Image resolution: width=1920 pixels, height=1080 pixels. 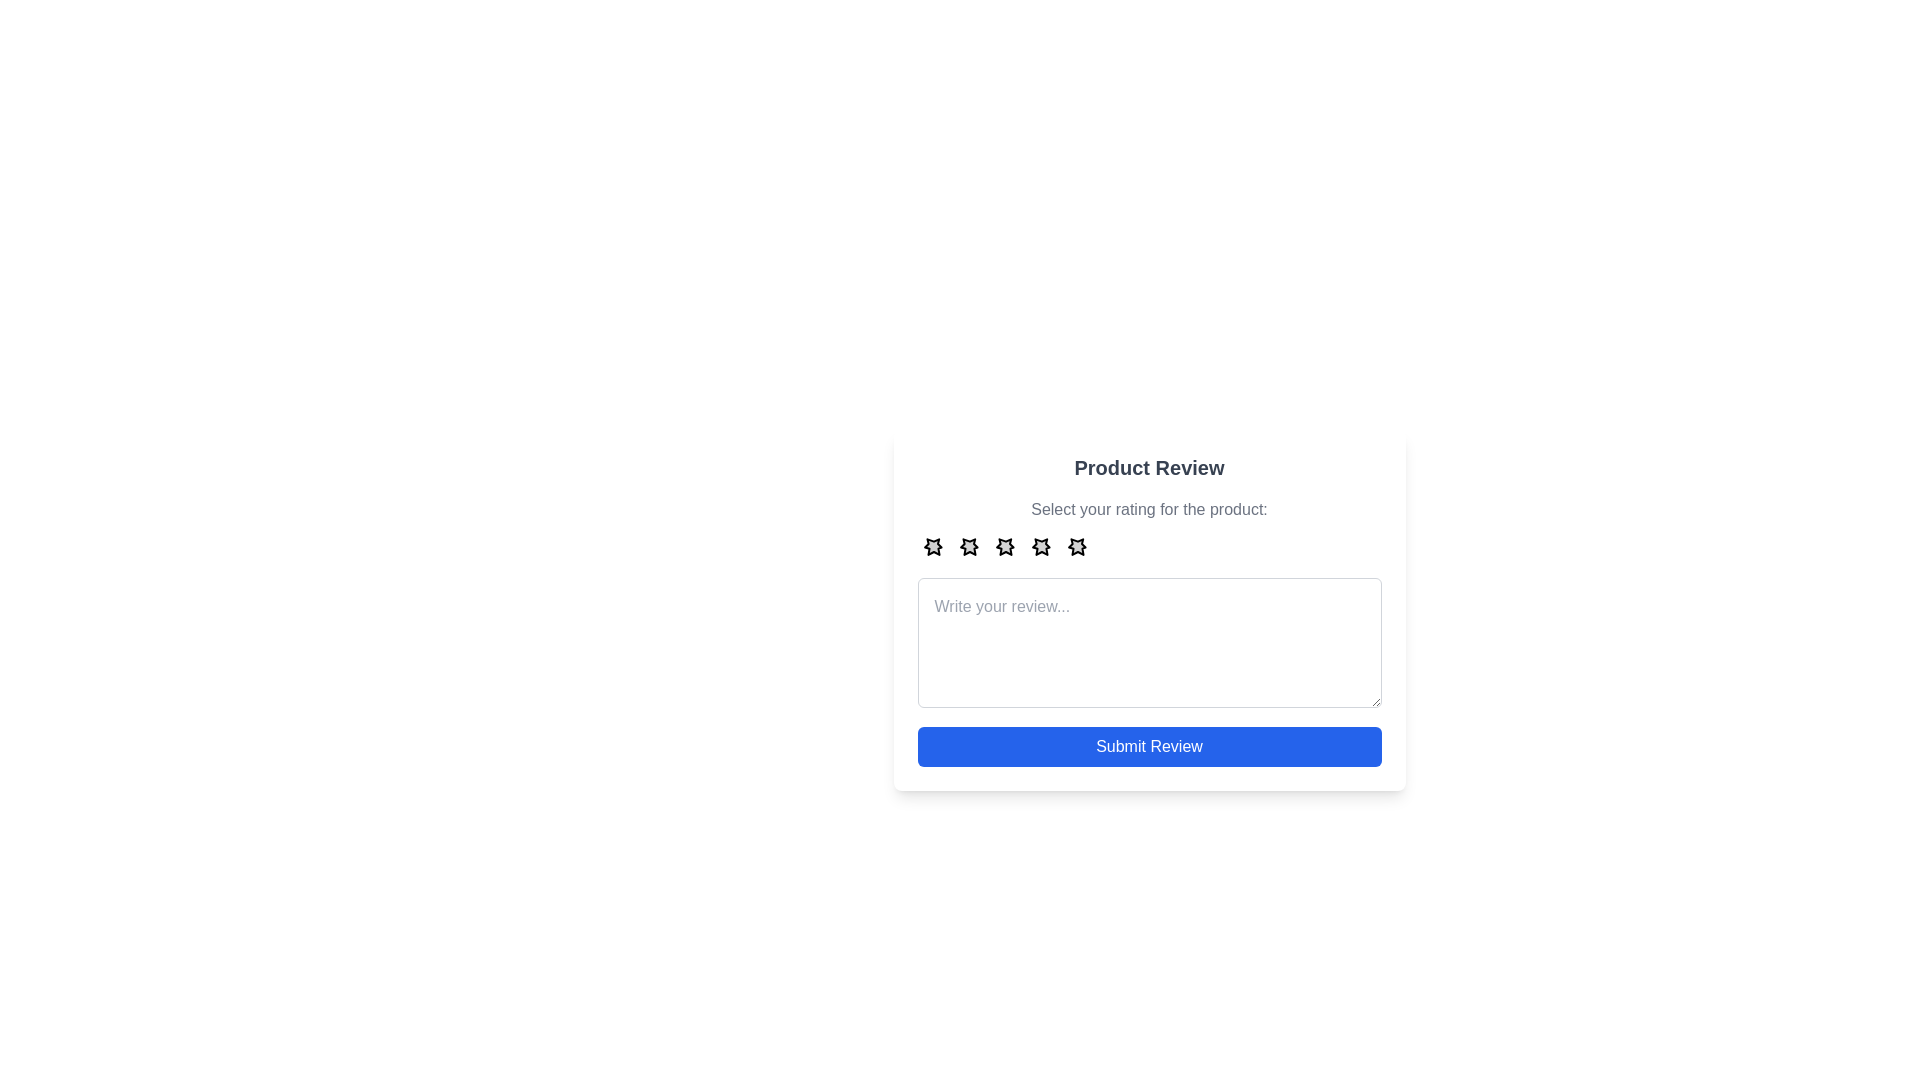 I want to click on 'Submit Review' button, so click(x=1149, y=747).